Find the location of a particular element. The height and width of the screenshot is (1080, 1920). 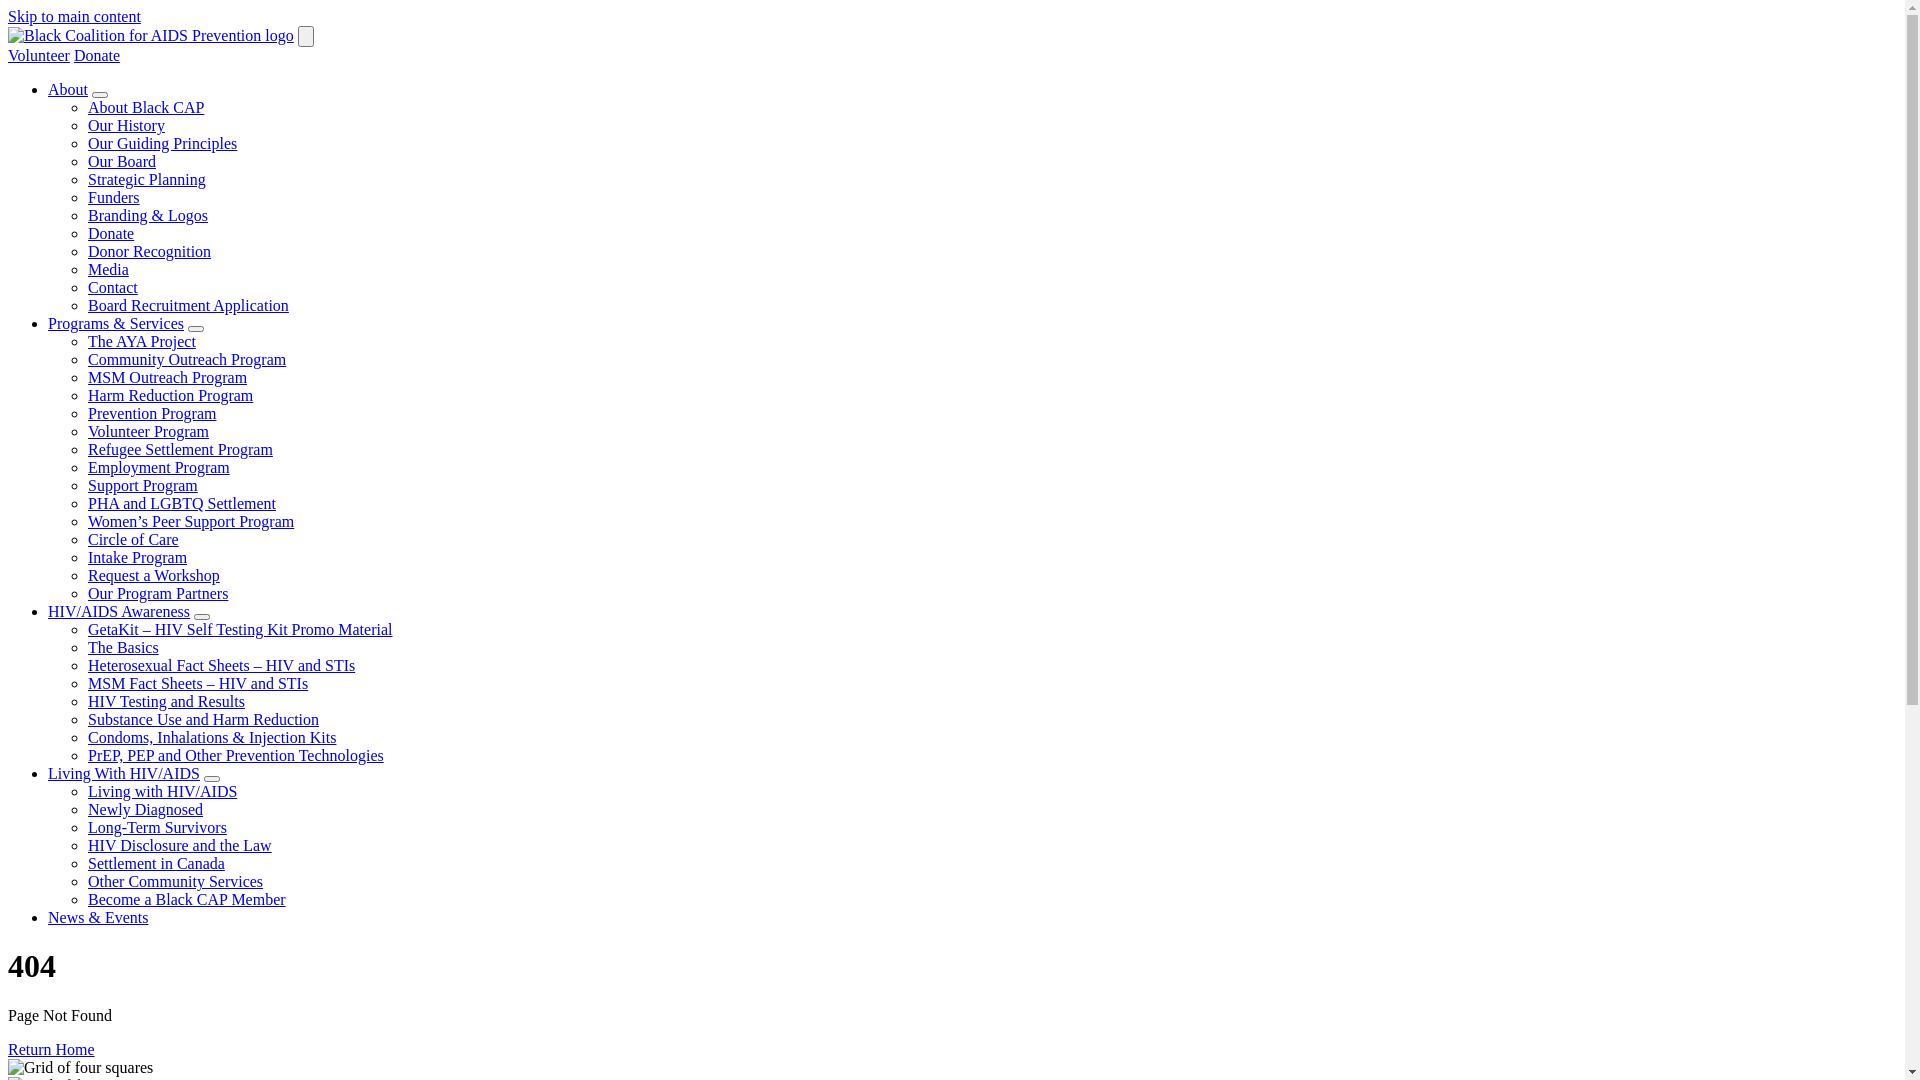

'About Black CAP' is located at coordinates (86, 107).